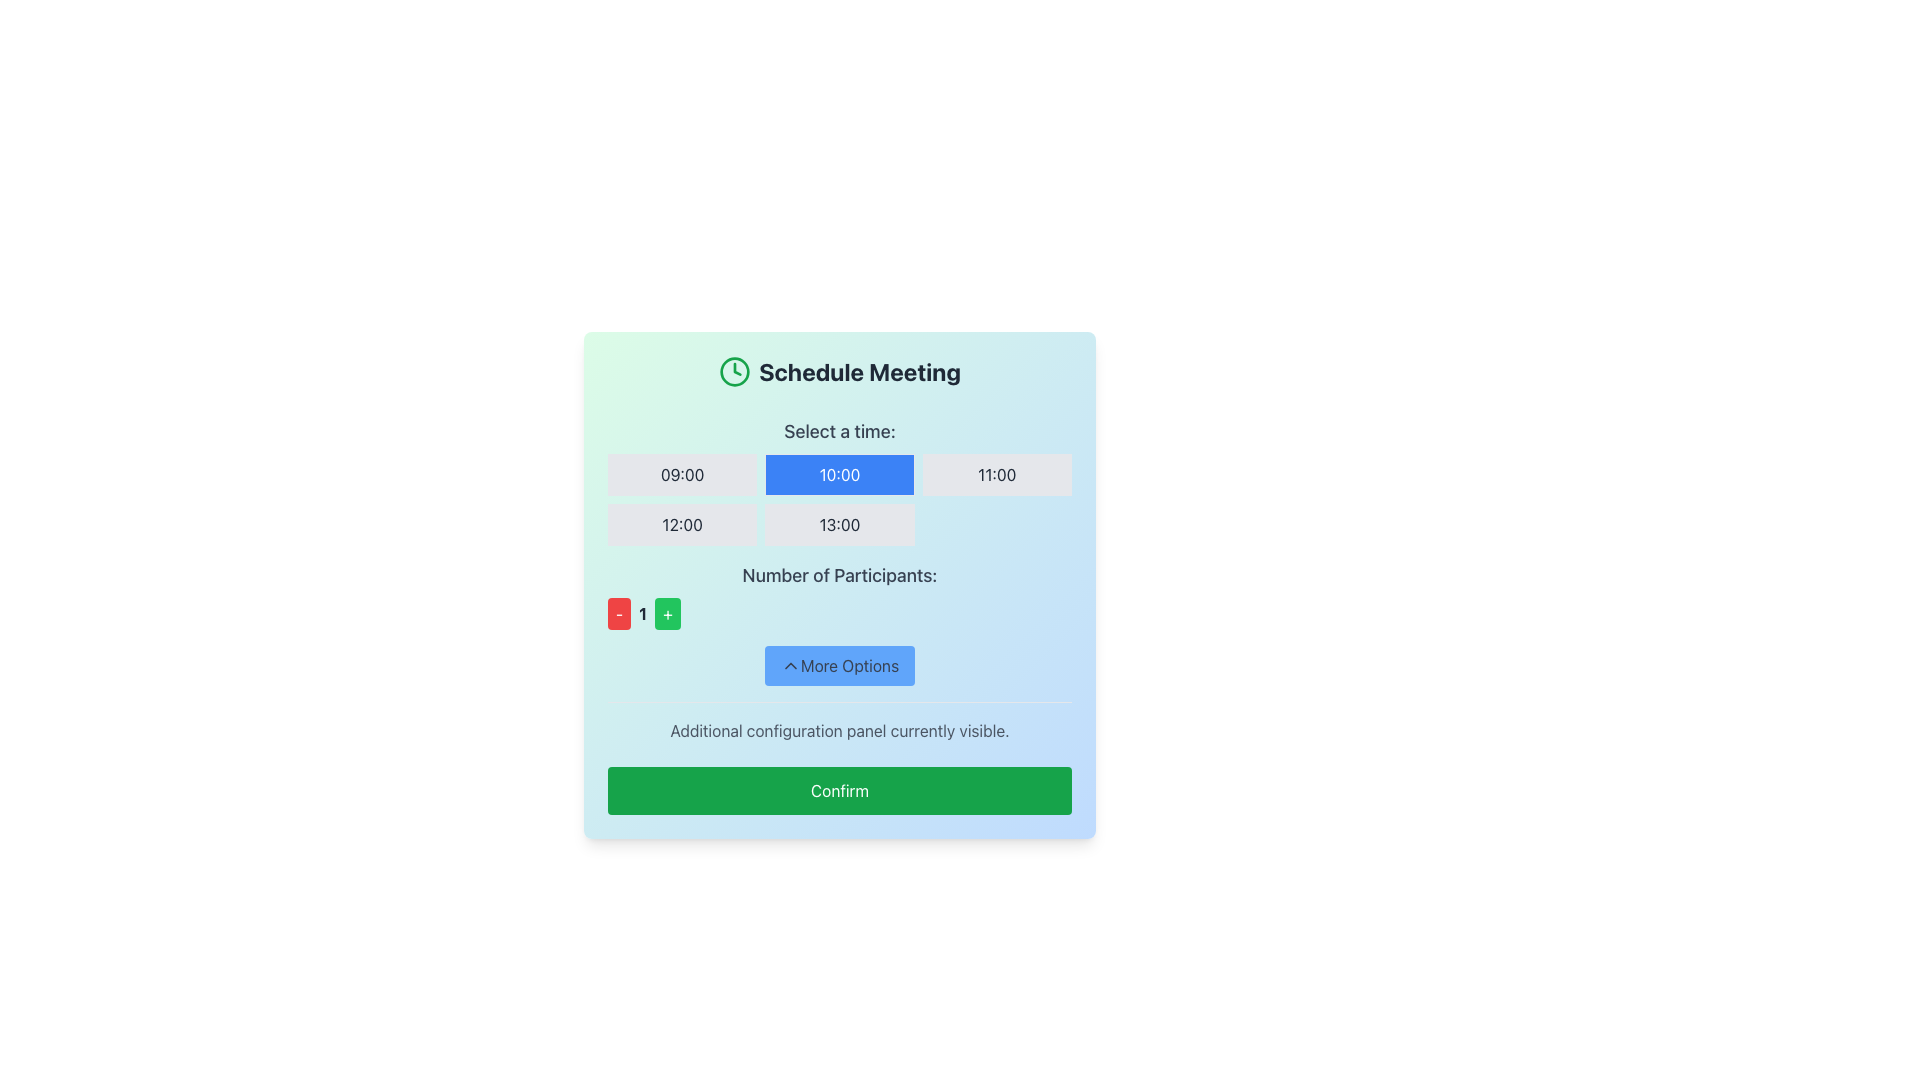 This screenshot has width=1920, height=1080. What do you see at coordinates (840, 523) in the screenshot?
I see `the button used for selecting the time '13:00'` at bounding box center [840, 523].